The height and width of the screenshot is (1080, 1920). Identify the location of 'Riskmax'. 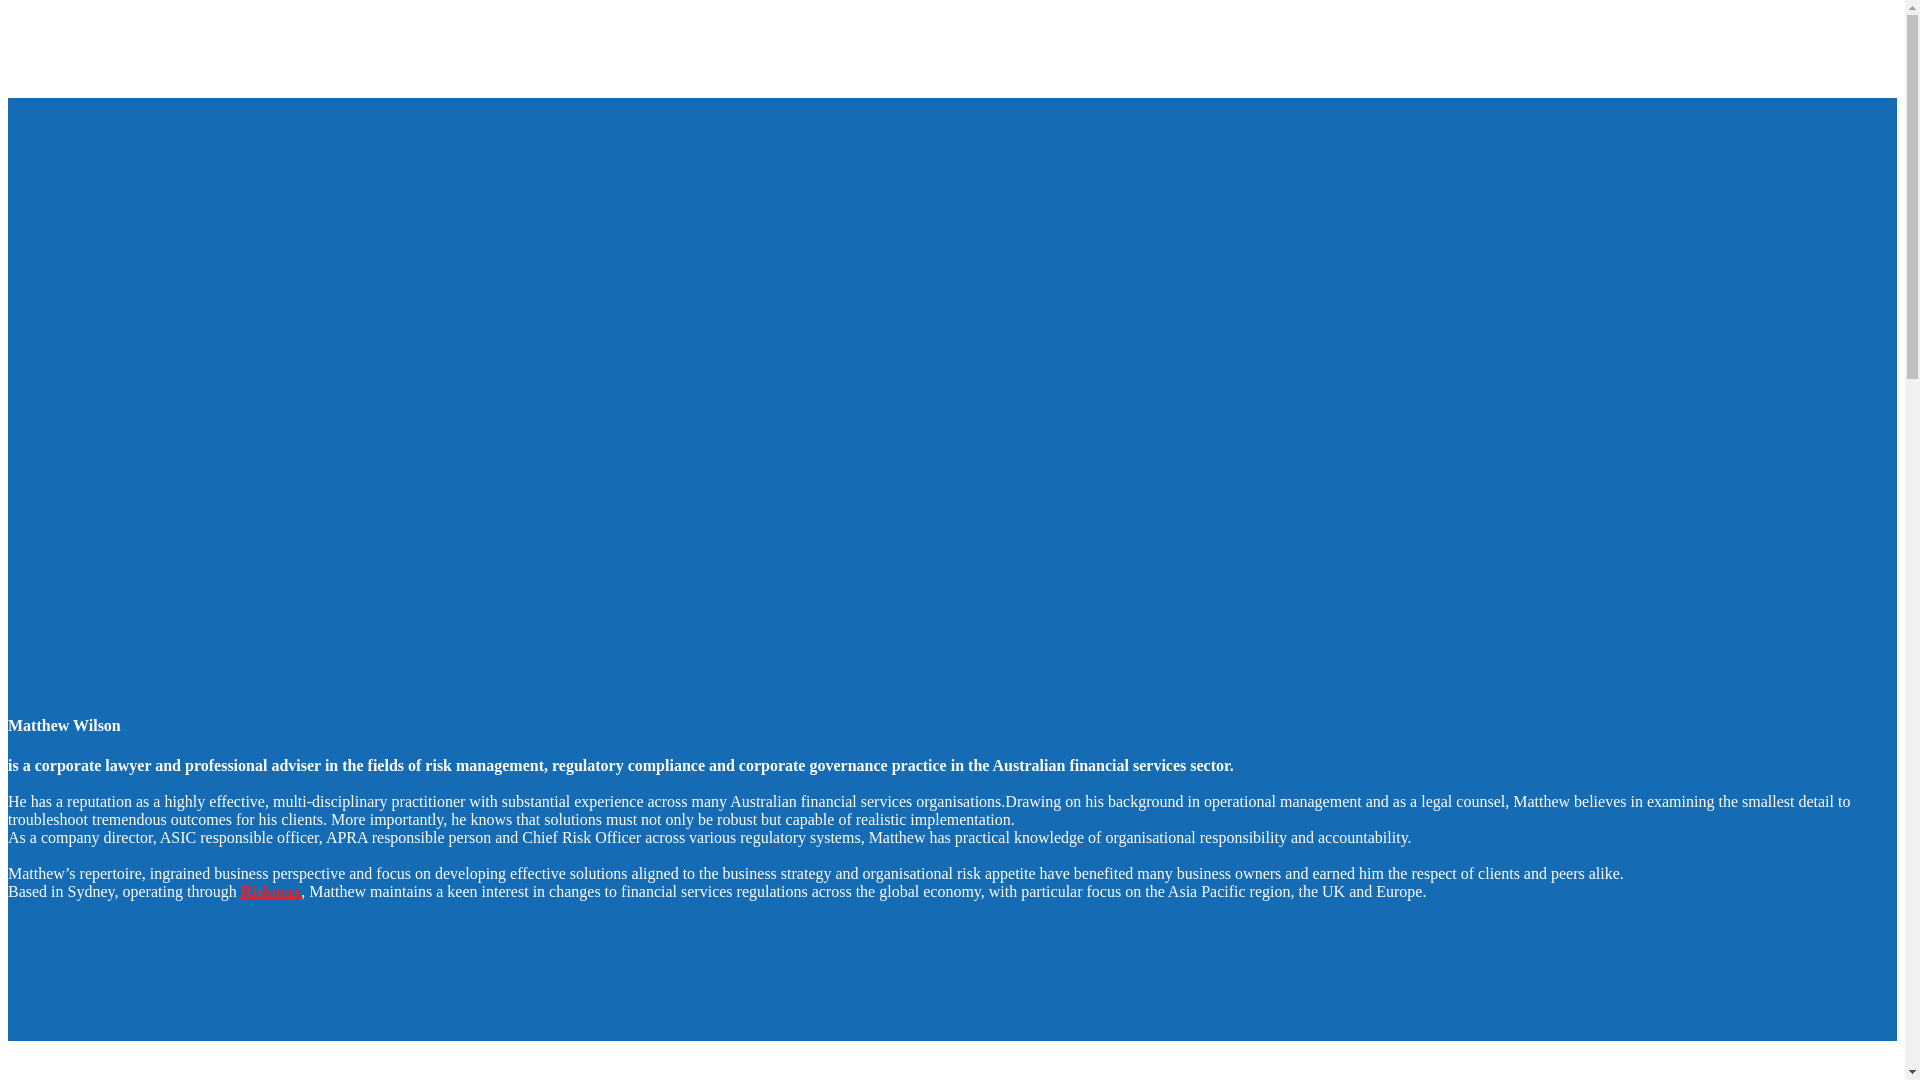
(269, 890).